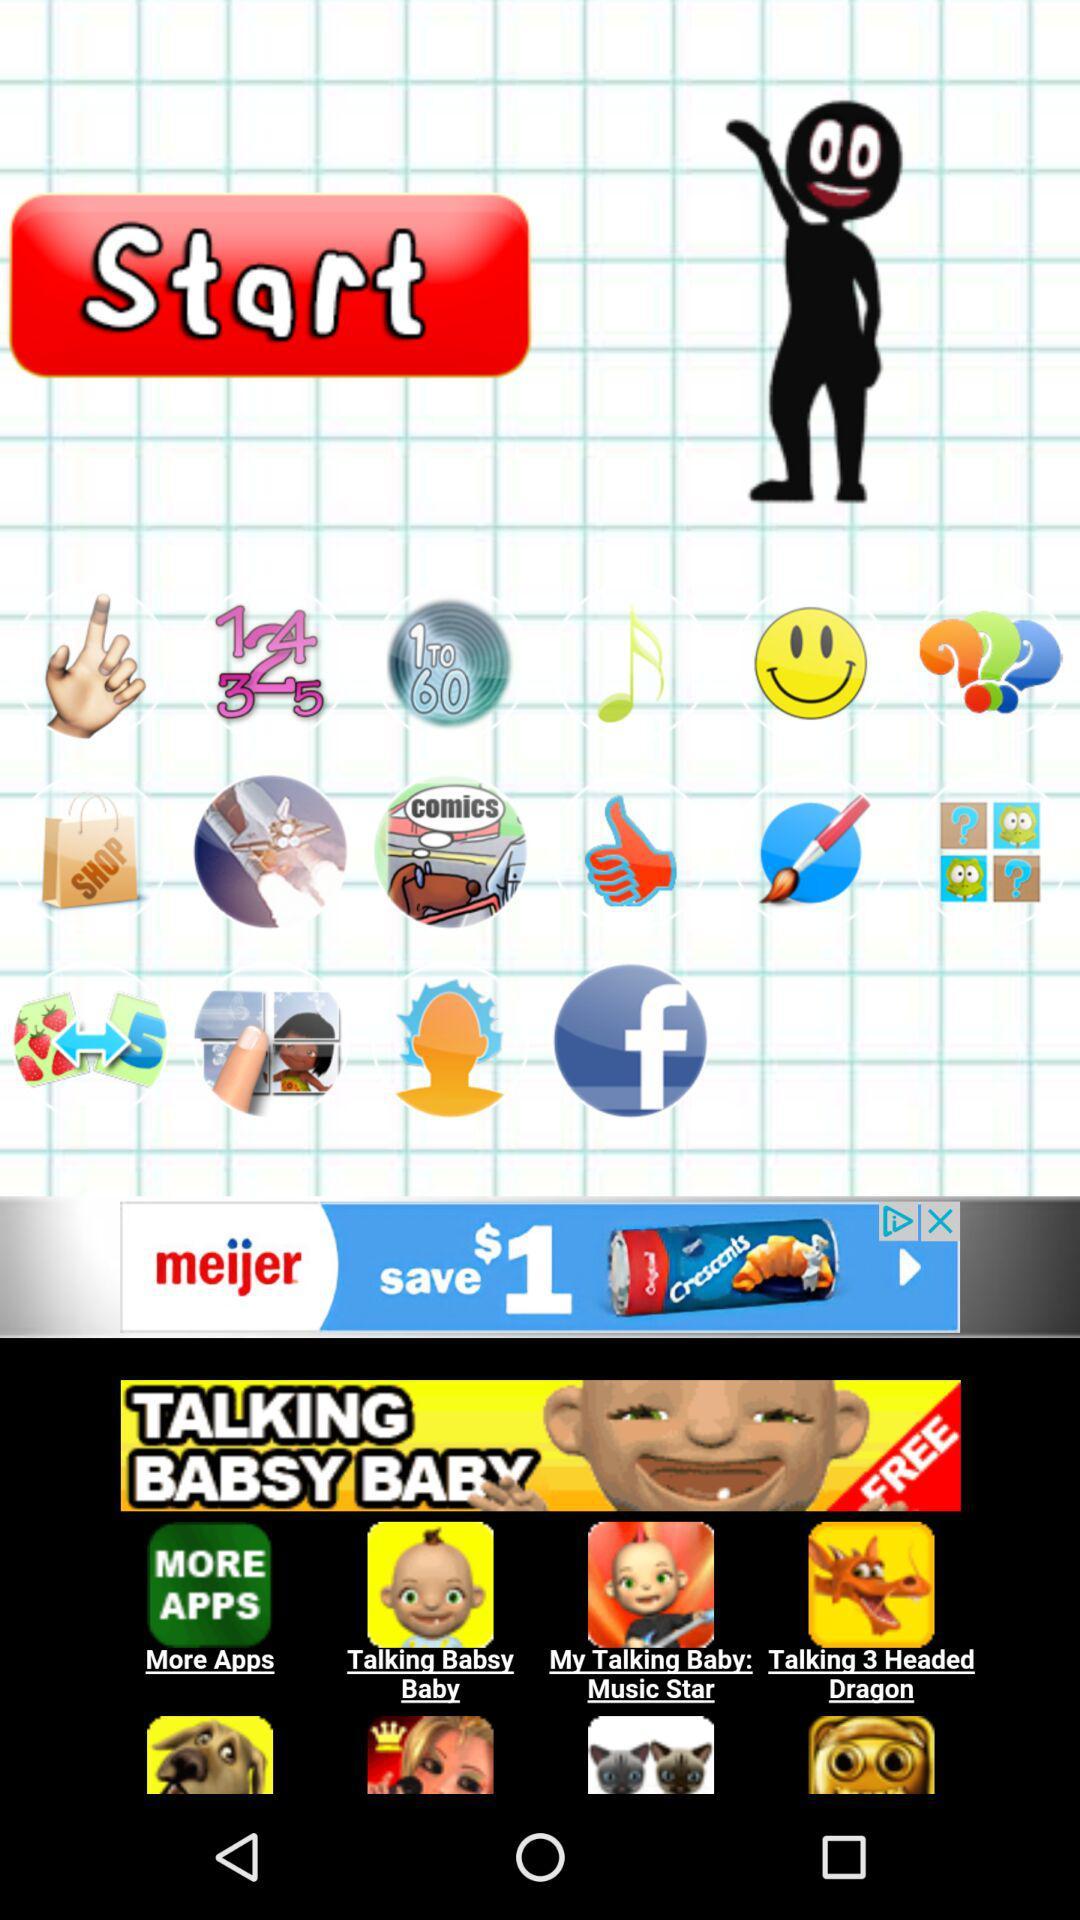 This screenshot has width=1080, height=1920. What do you see at coordinates (628, 1040) in the screenshot?
I see `open facebook` at bounding box center [628, 1040].